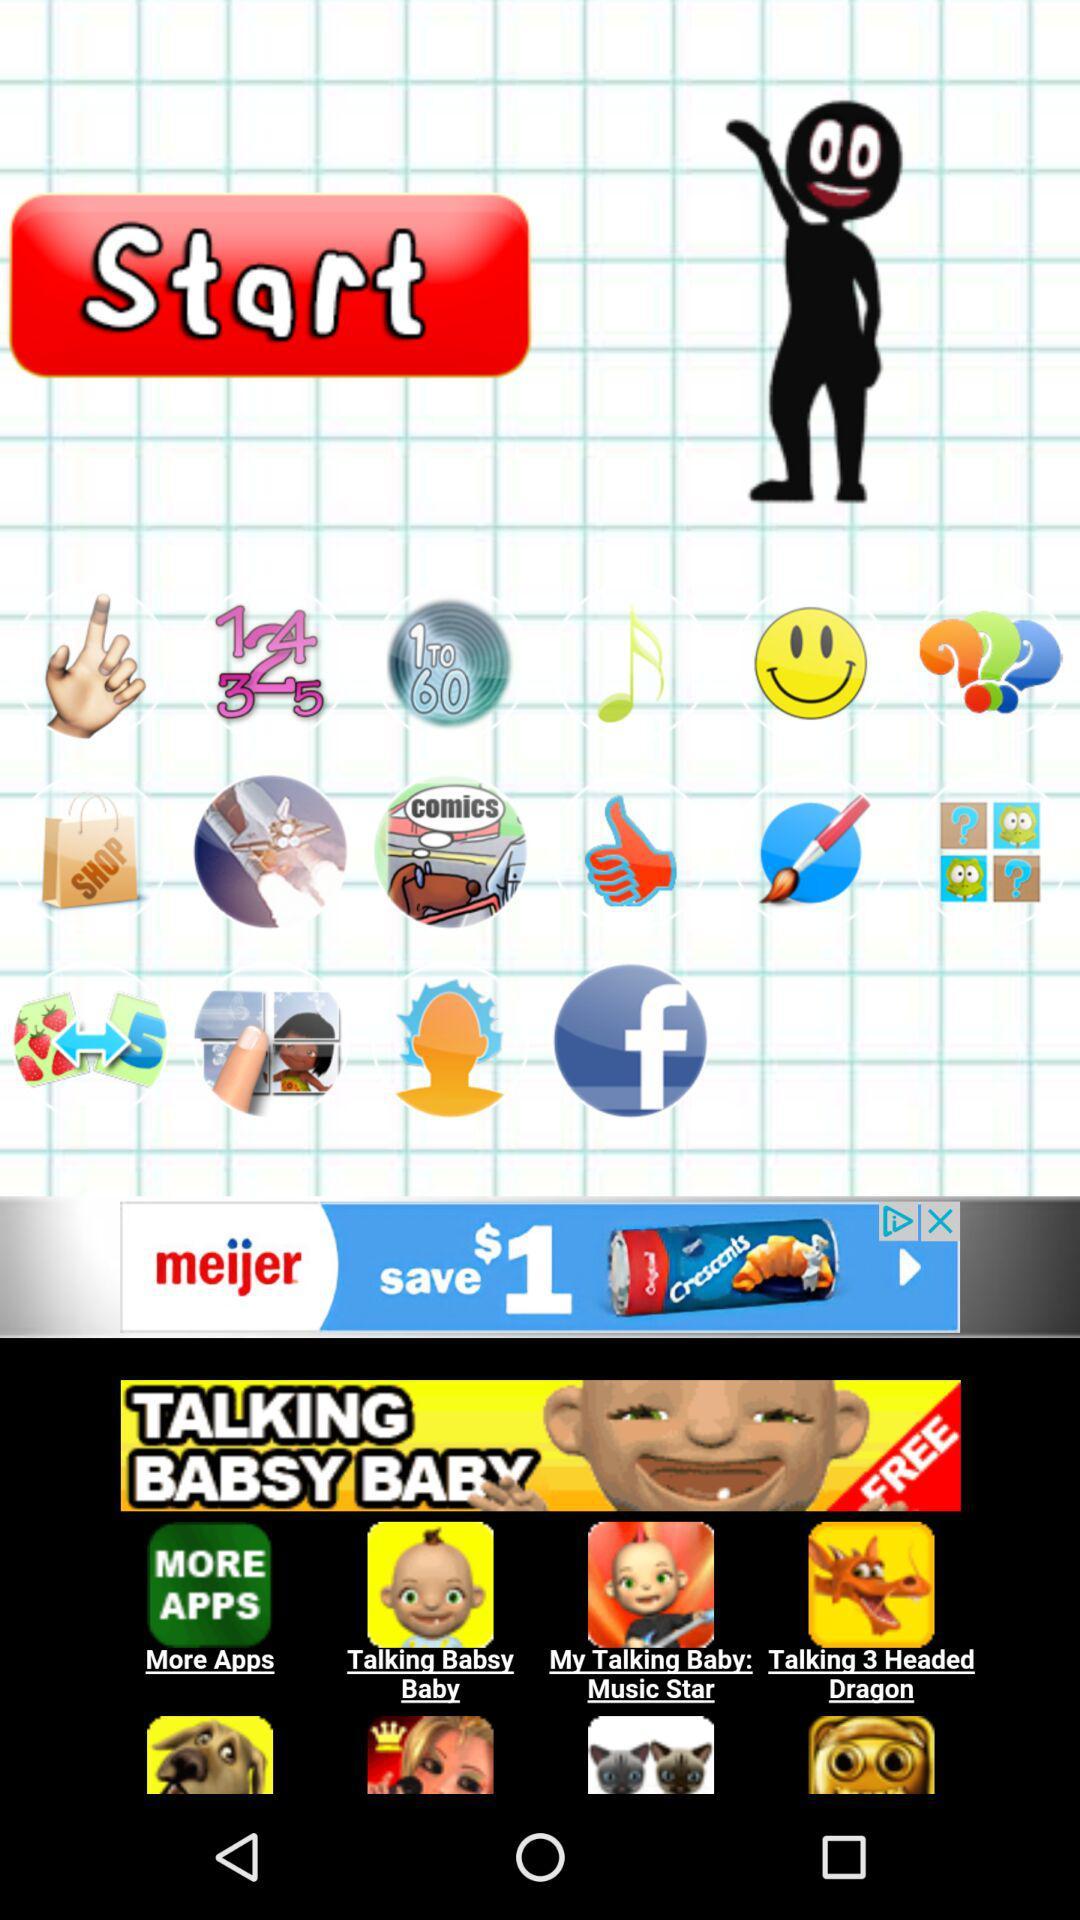 This screenshot has width=1080, height=1920. What do you see at coordinates (628, 1040) in the screenshot?
I see `open facebook` at bounding box center [628, 1040].